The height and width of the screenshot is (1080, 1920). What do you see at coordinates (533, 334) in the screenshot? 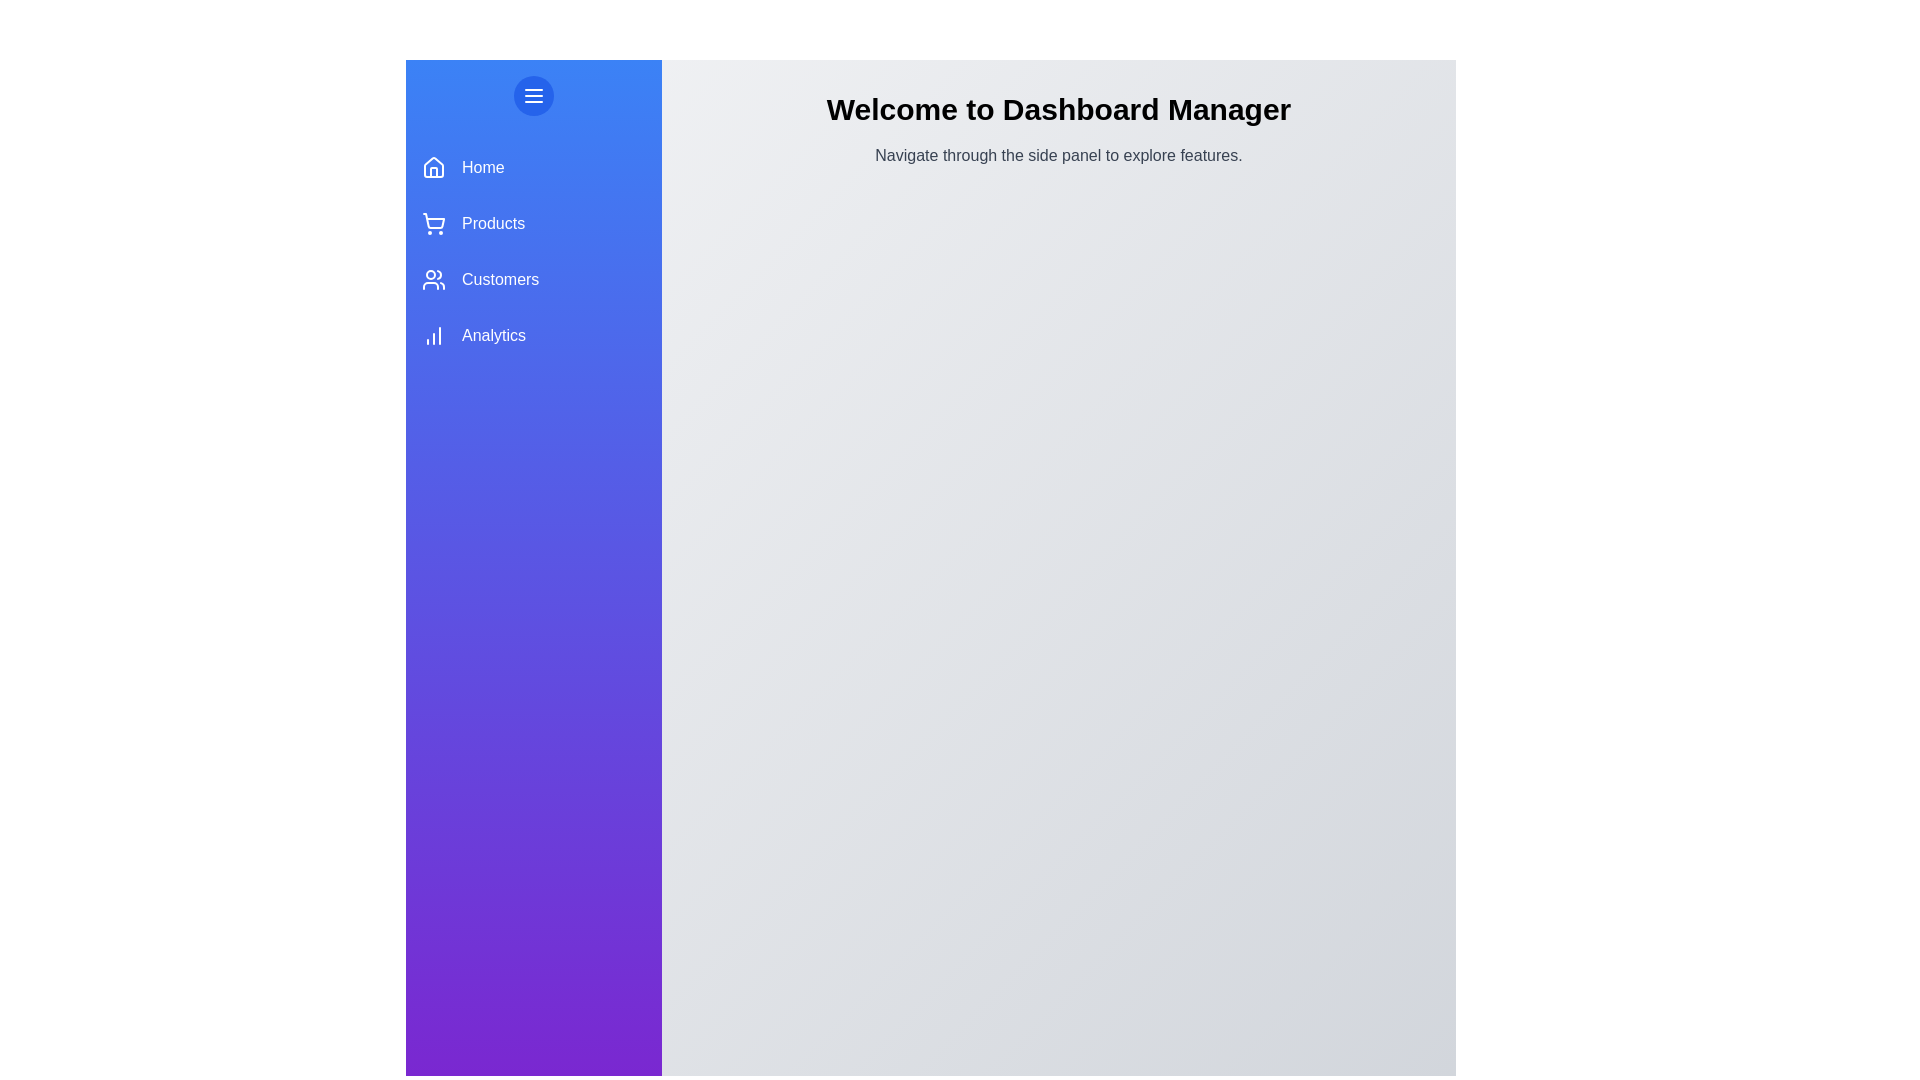
I see `the sidebar item Analytics to observe its hover effect` at bounding box center [533, 334].